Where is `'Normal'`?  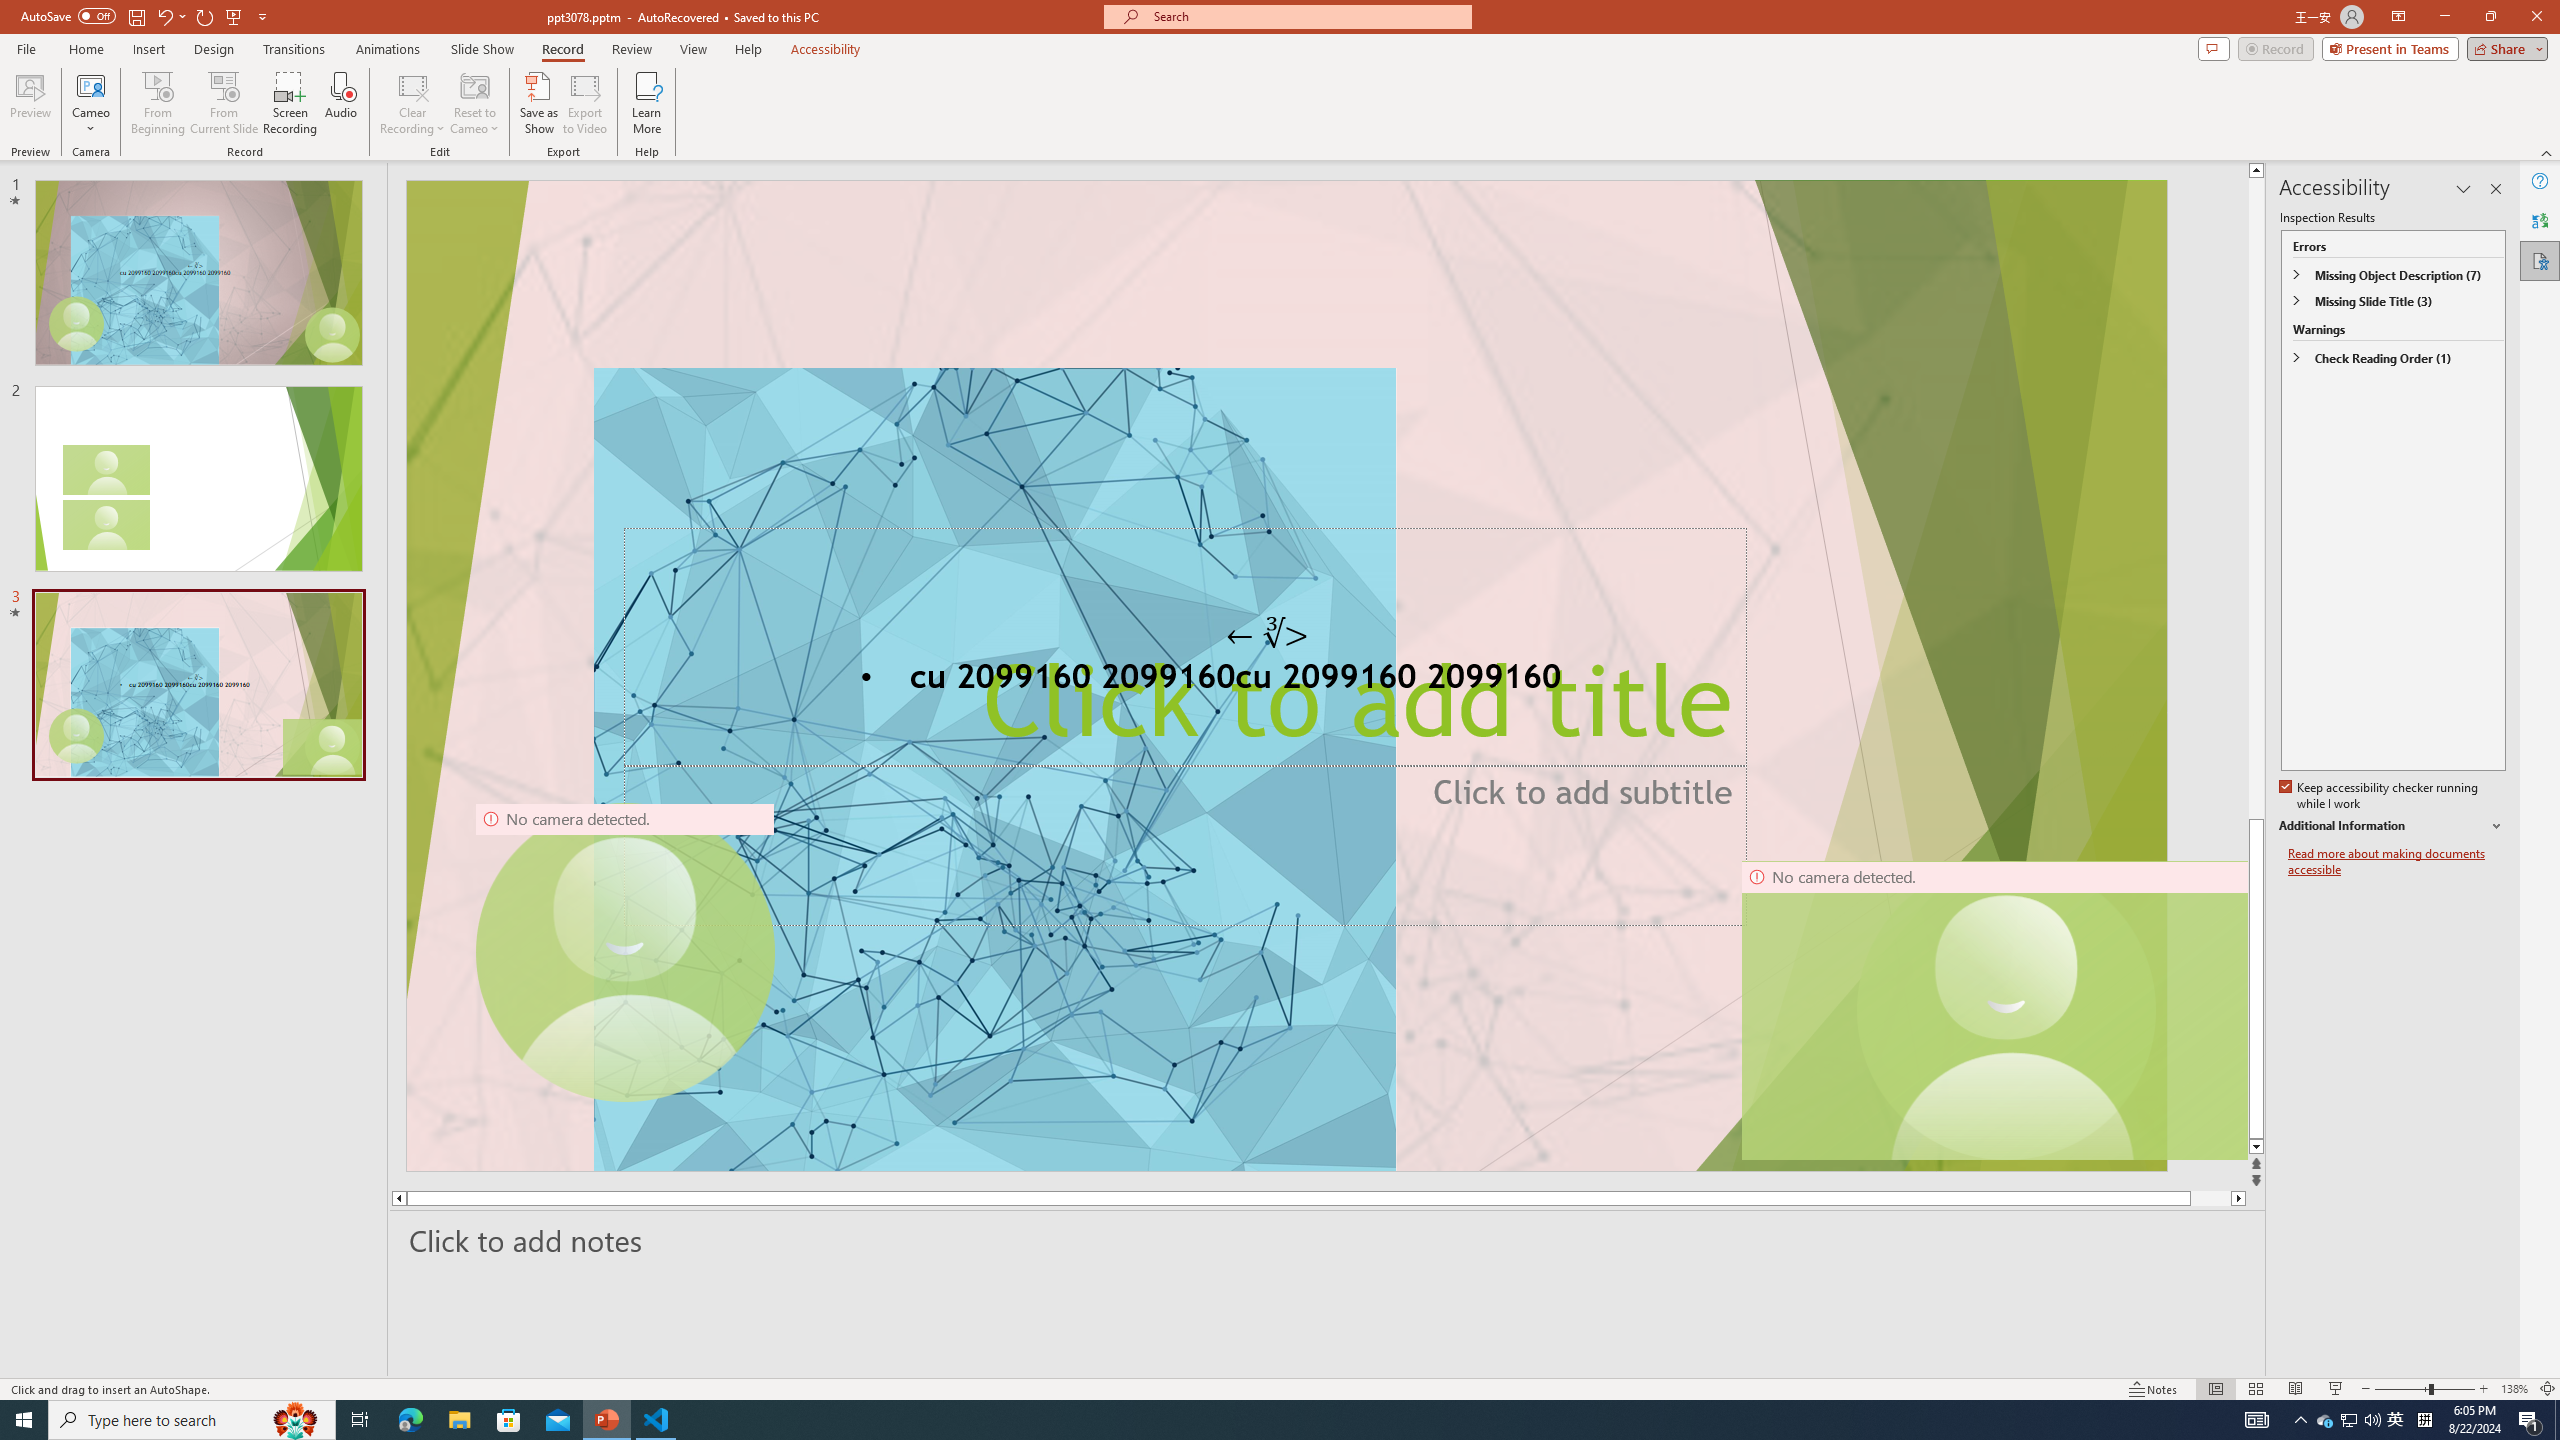 'Normal' is located at coordinates (2214, 1389).